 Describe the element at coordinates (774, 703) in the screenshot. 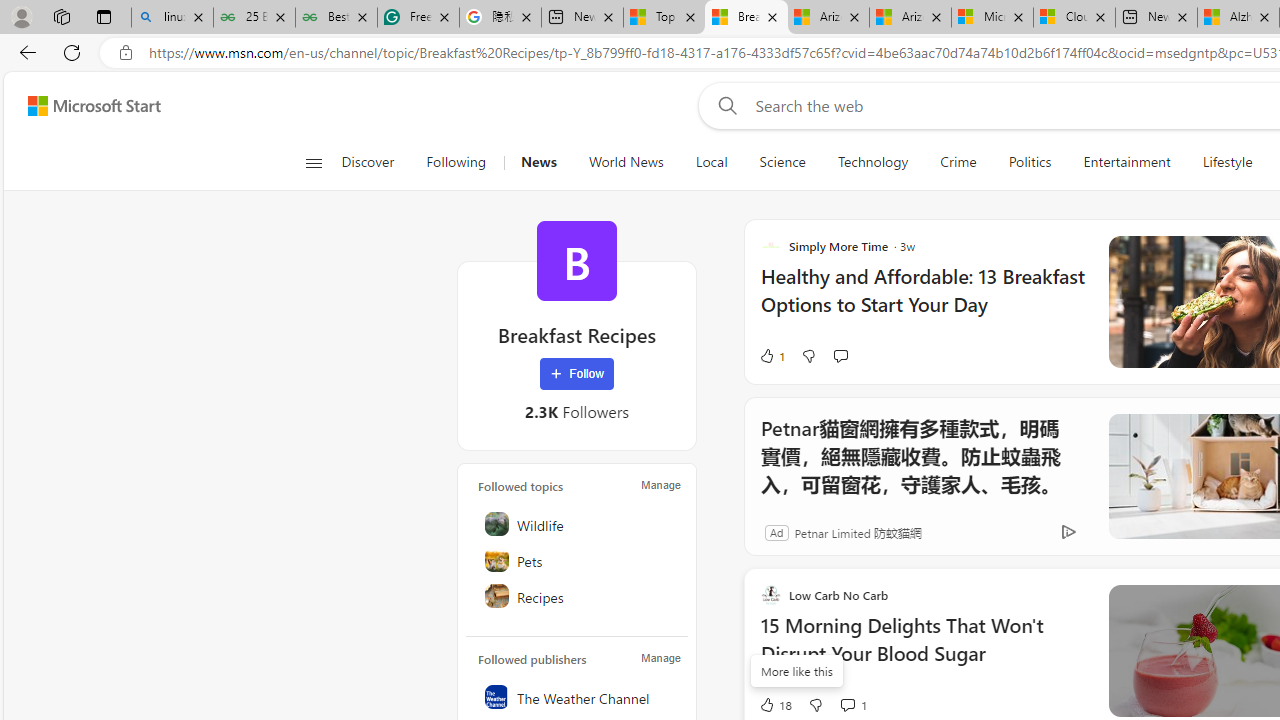

I see `'18 Like'` at that location.